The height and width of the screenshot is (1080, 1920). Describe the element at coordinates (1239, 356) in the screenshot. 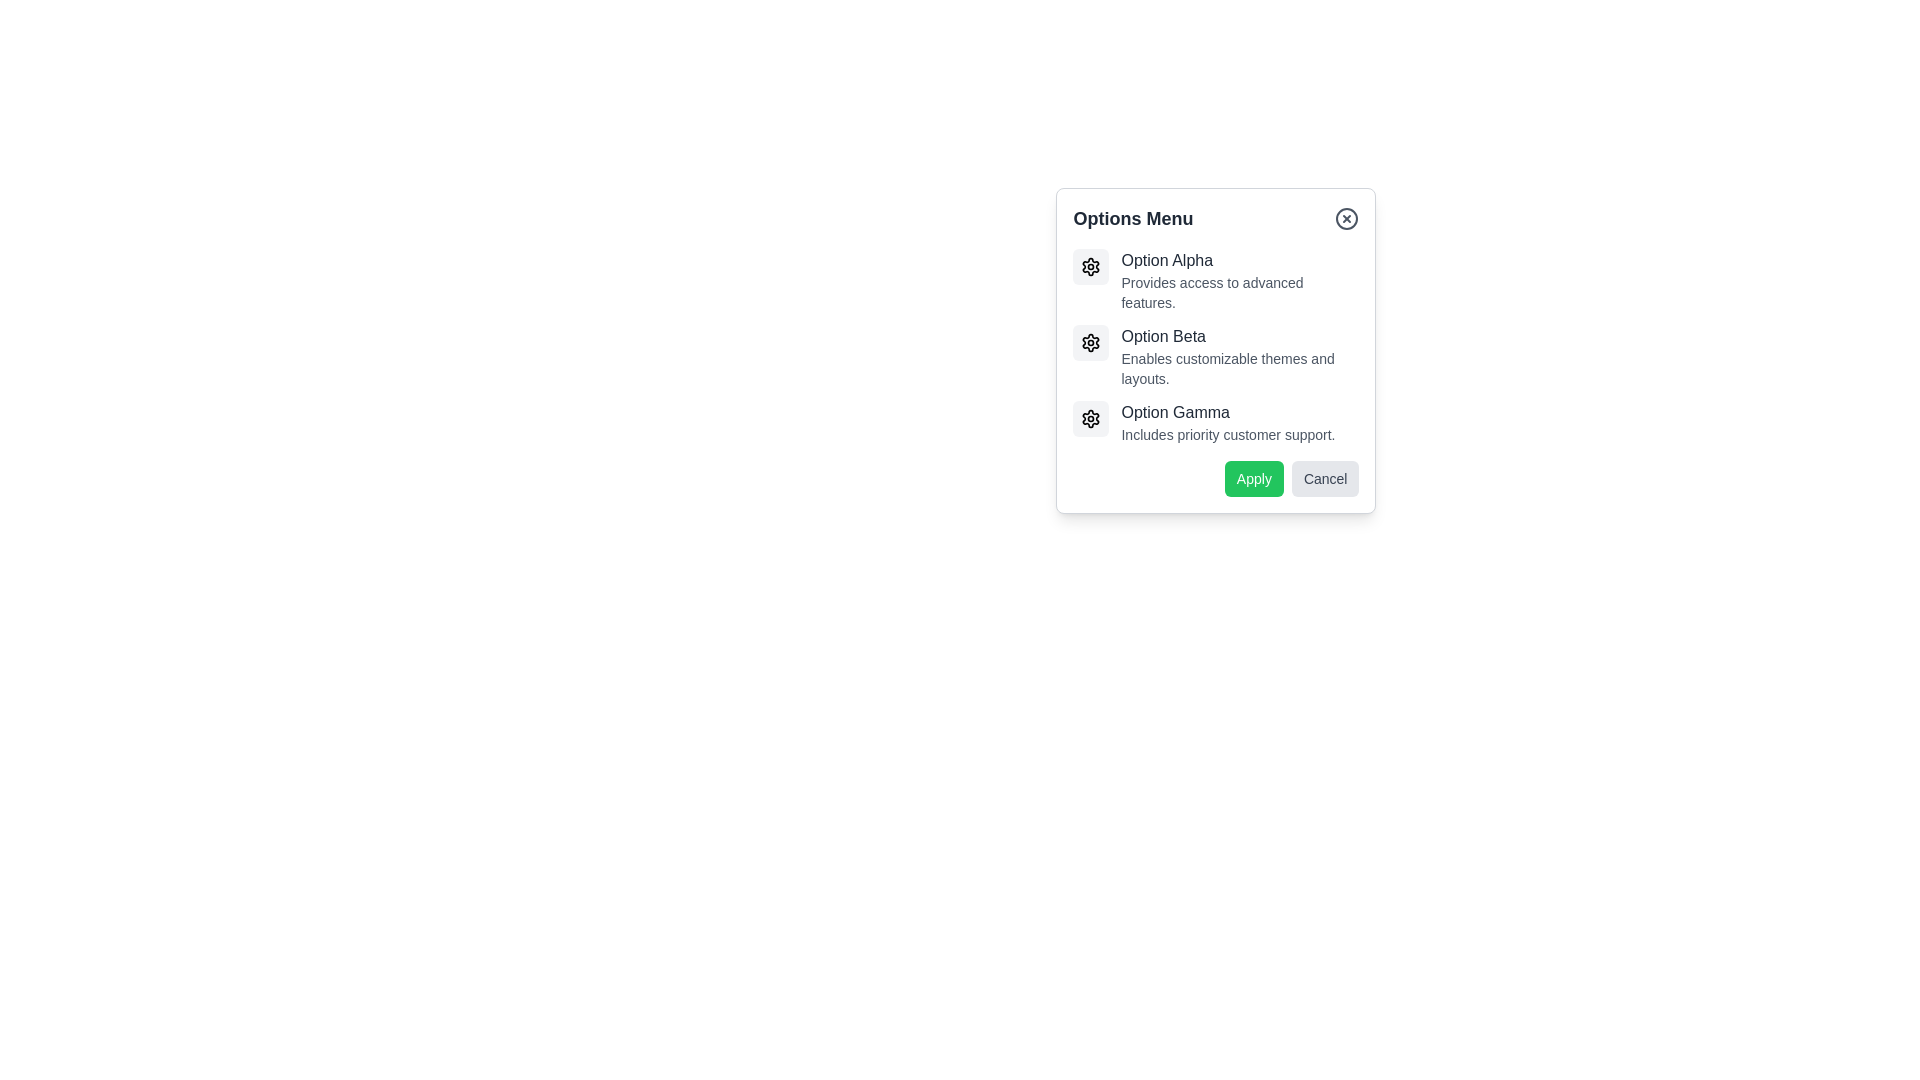

I see `the second selectable menu item labeled 'Option Beta'` at that location.